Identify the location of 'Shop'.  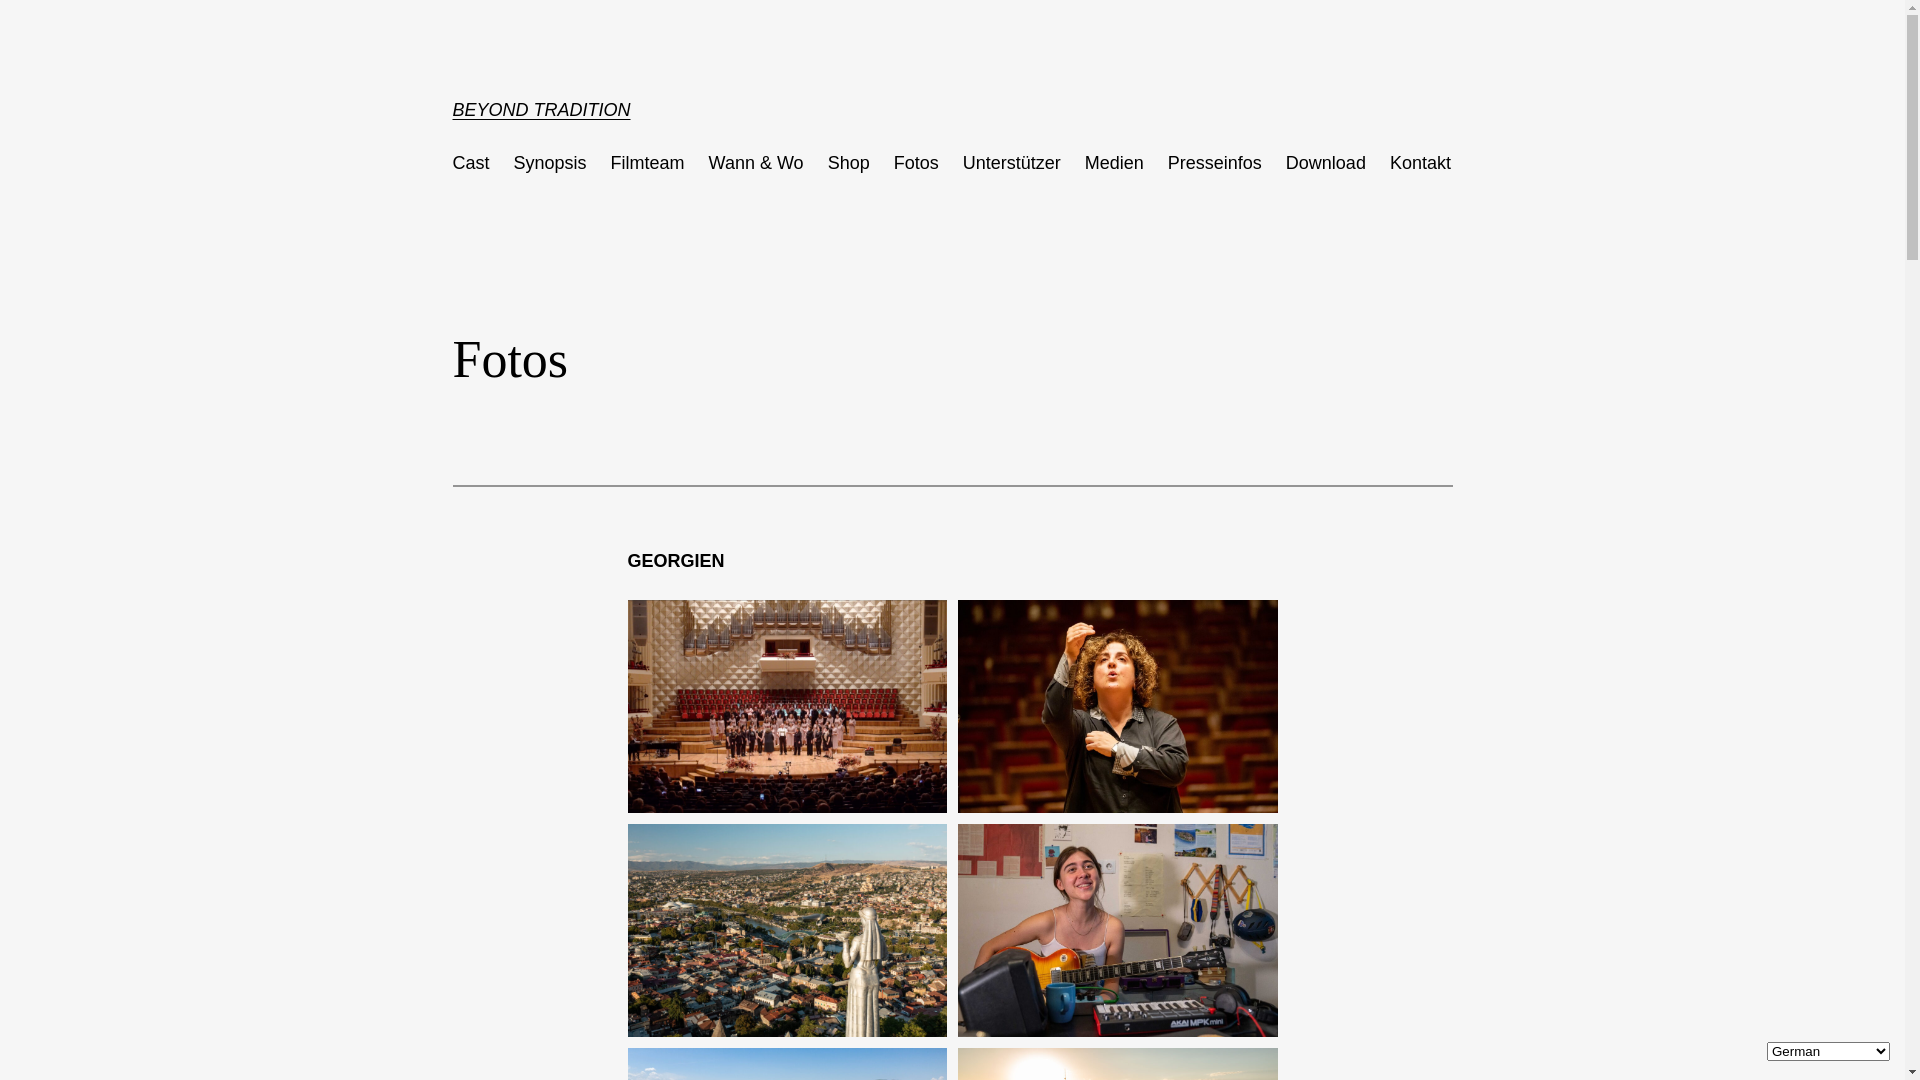
(828, 162).